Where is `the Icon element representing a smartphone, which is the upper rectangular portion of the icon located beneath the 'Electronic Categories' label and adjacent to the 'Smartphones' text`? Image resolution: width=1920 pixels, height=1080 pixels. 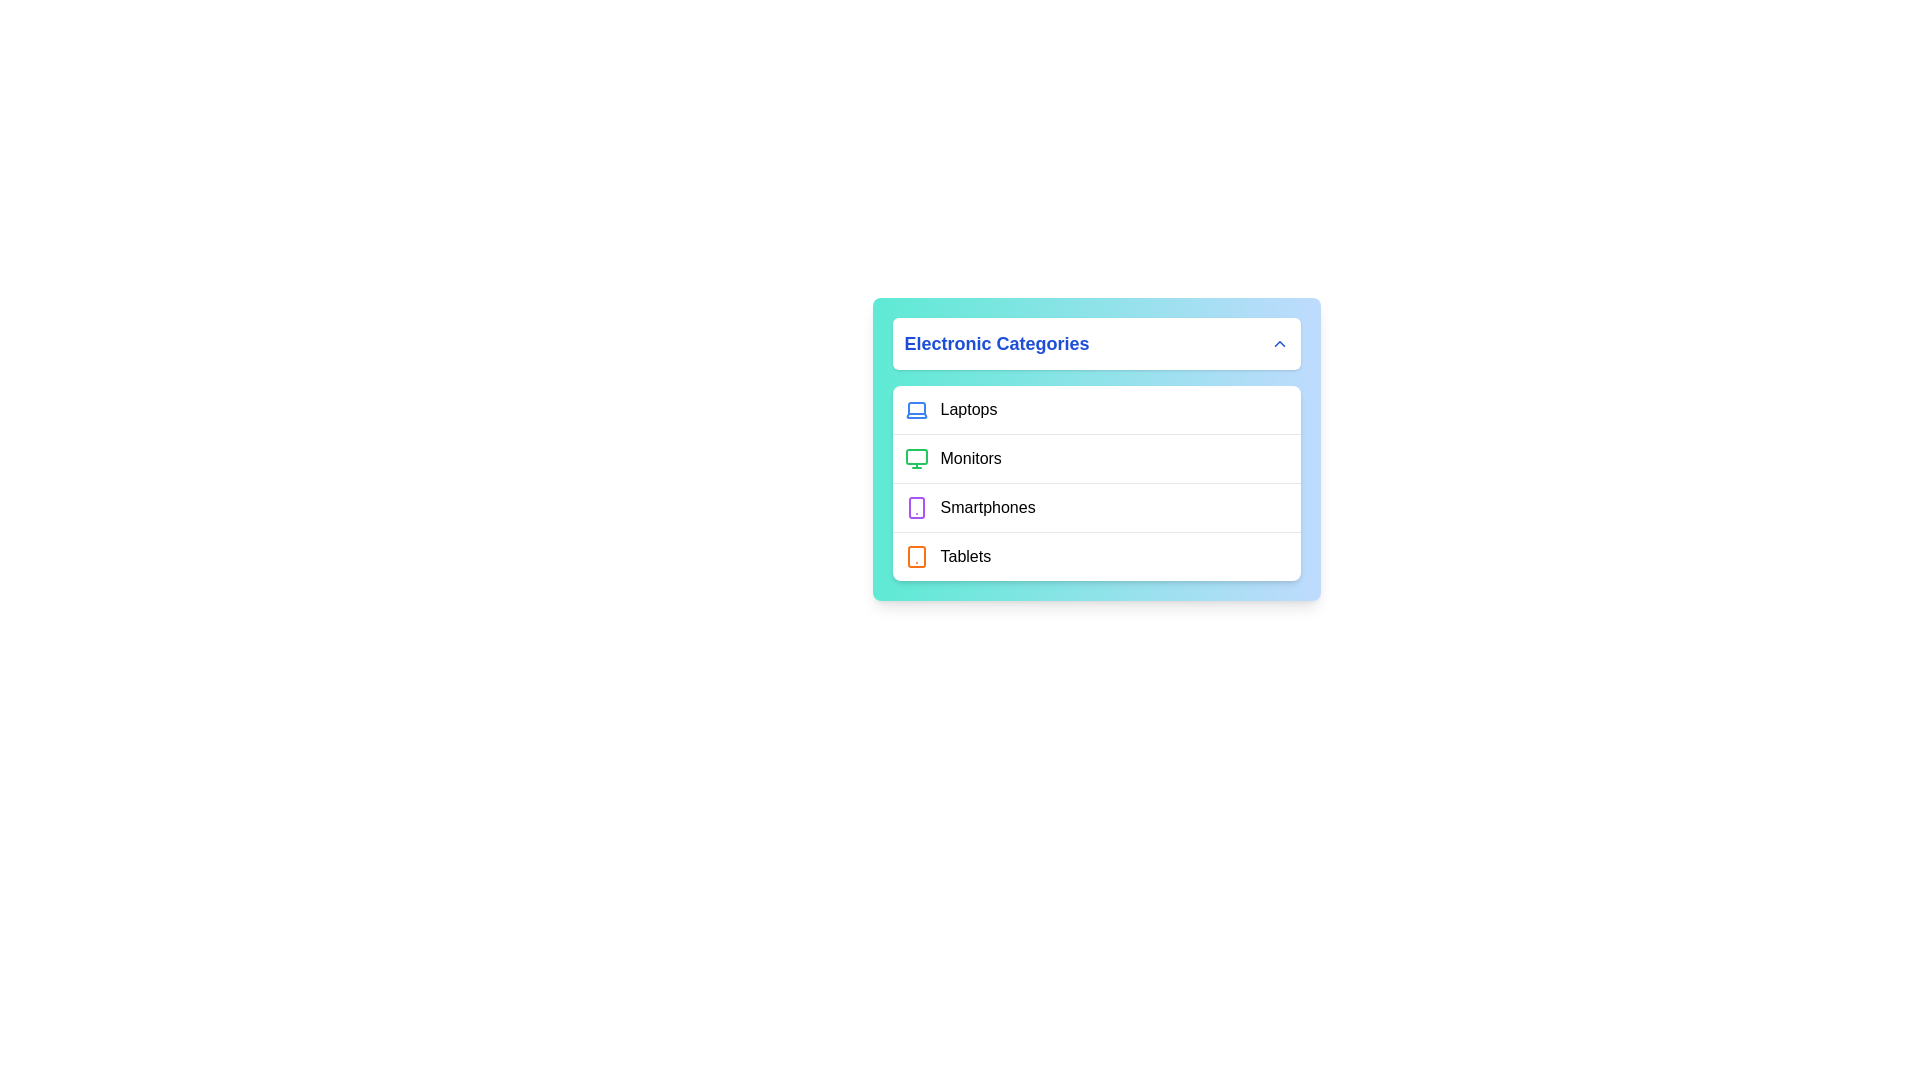 the Icon element representing a smartphone, which is the upper rectangular portion of the icon located beneath the 'Electronic Categories' label and adjacent to the 'Smartphones' text is located at coordinates (915, 507).